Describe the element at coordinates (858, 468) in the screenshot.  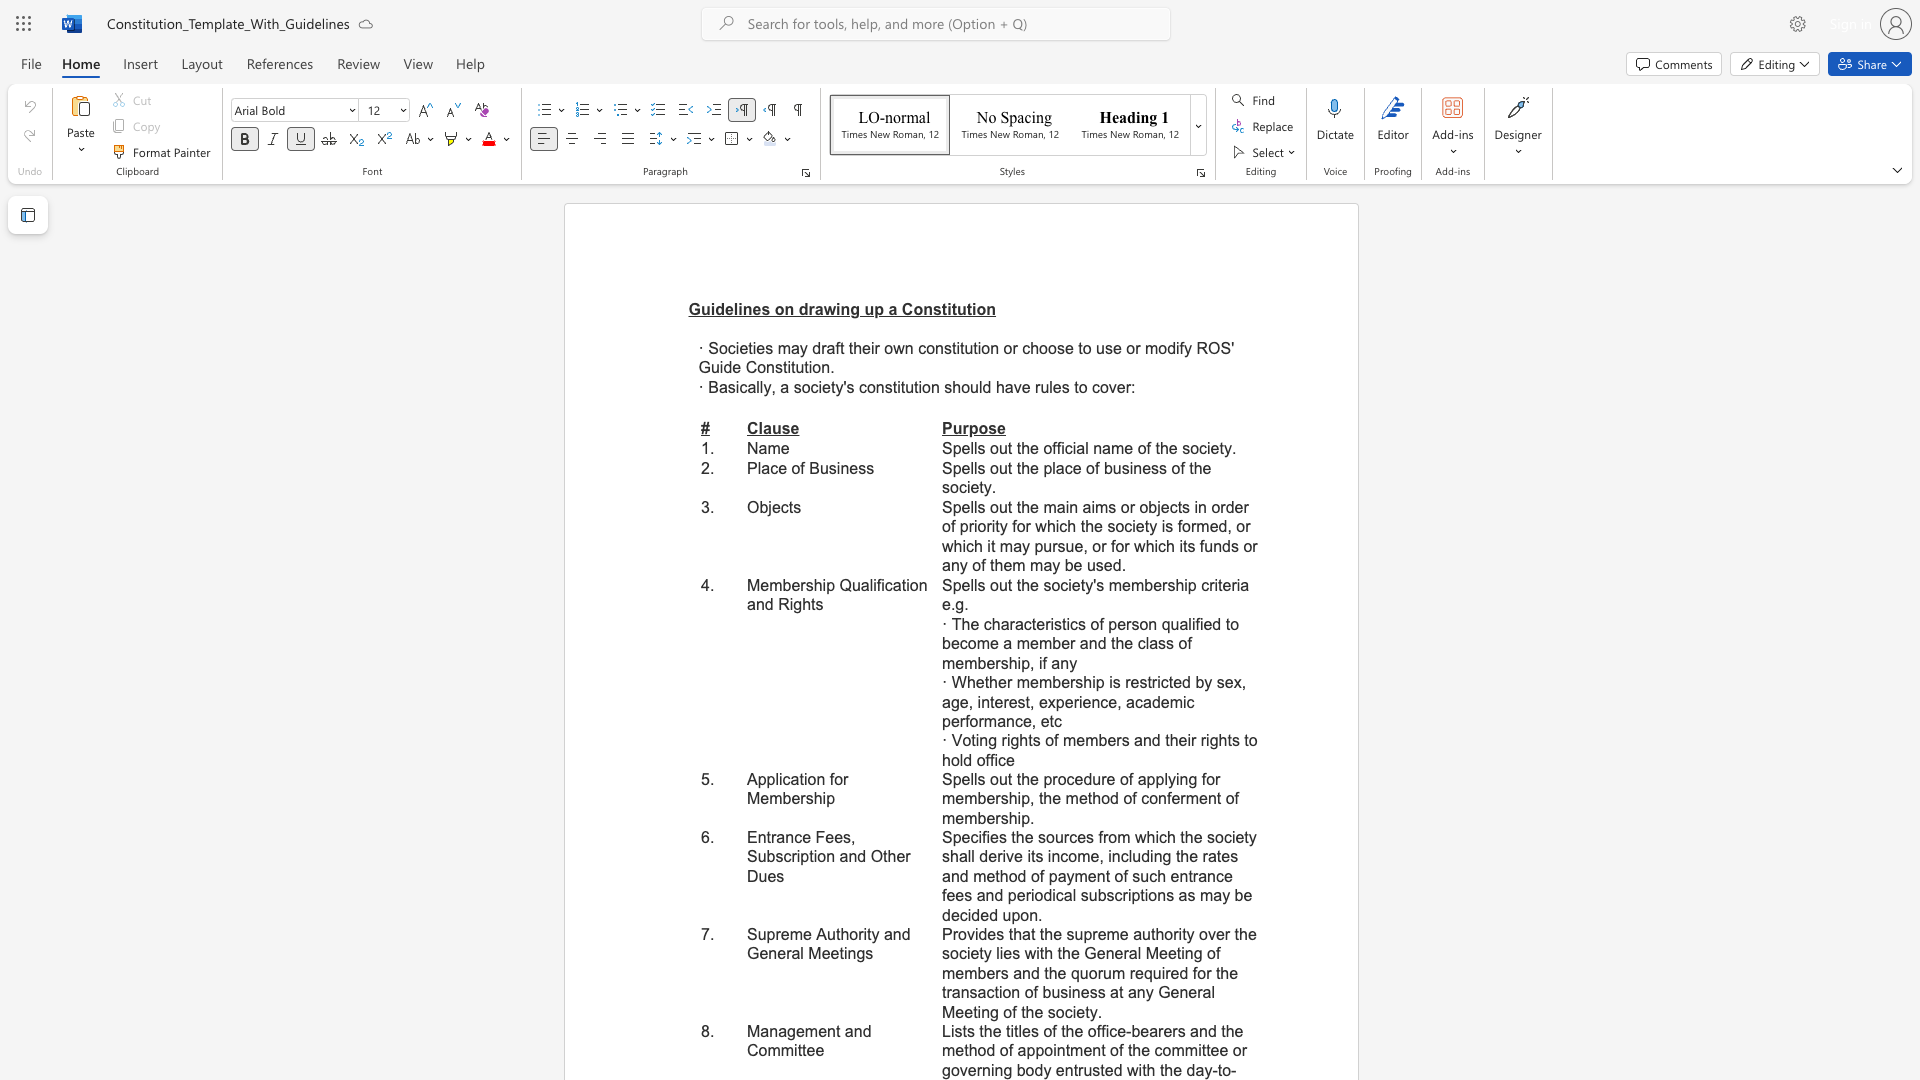
I see `the subset text "ss" within the text "Place of Business"` at that location.